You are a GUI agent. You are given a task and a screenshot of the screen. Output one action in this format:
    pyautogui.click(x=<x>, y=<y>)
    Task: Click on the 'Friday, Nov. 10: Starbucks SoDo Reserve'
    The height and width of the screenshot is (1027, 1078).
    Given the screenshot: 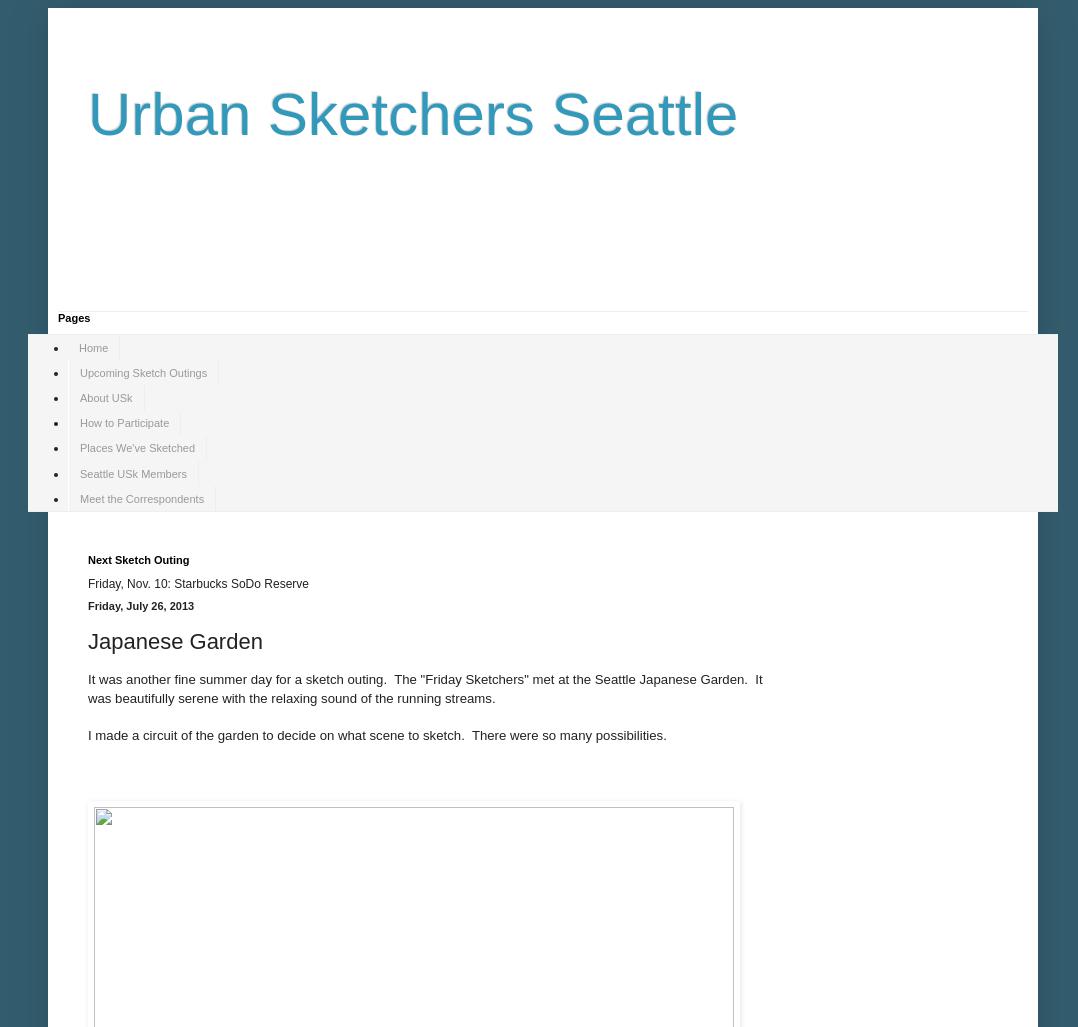 What is the action you would take?
    pyautogui.click(x=86, y=583)
    